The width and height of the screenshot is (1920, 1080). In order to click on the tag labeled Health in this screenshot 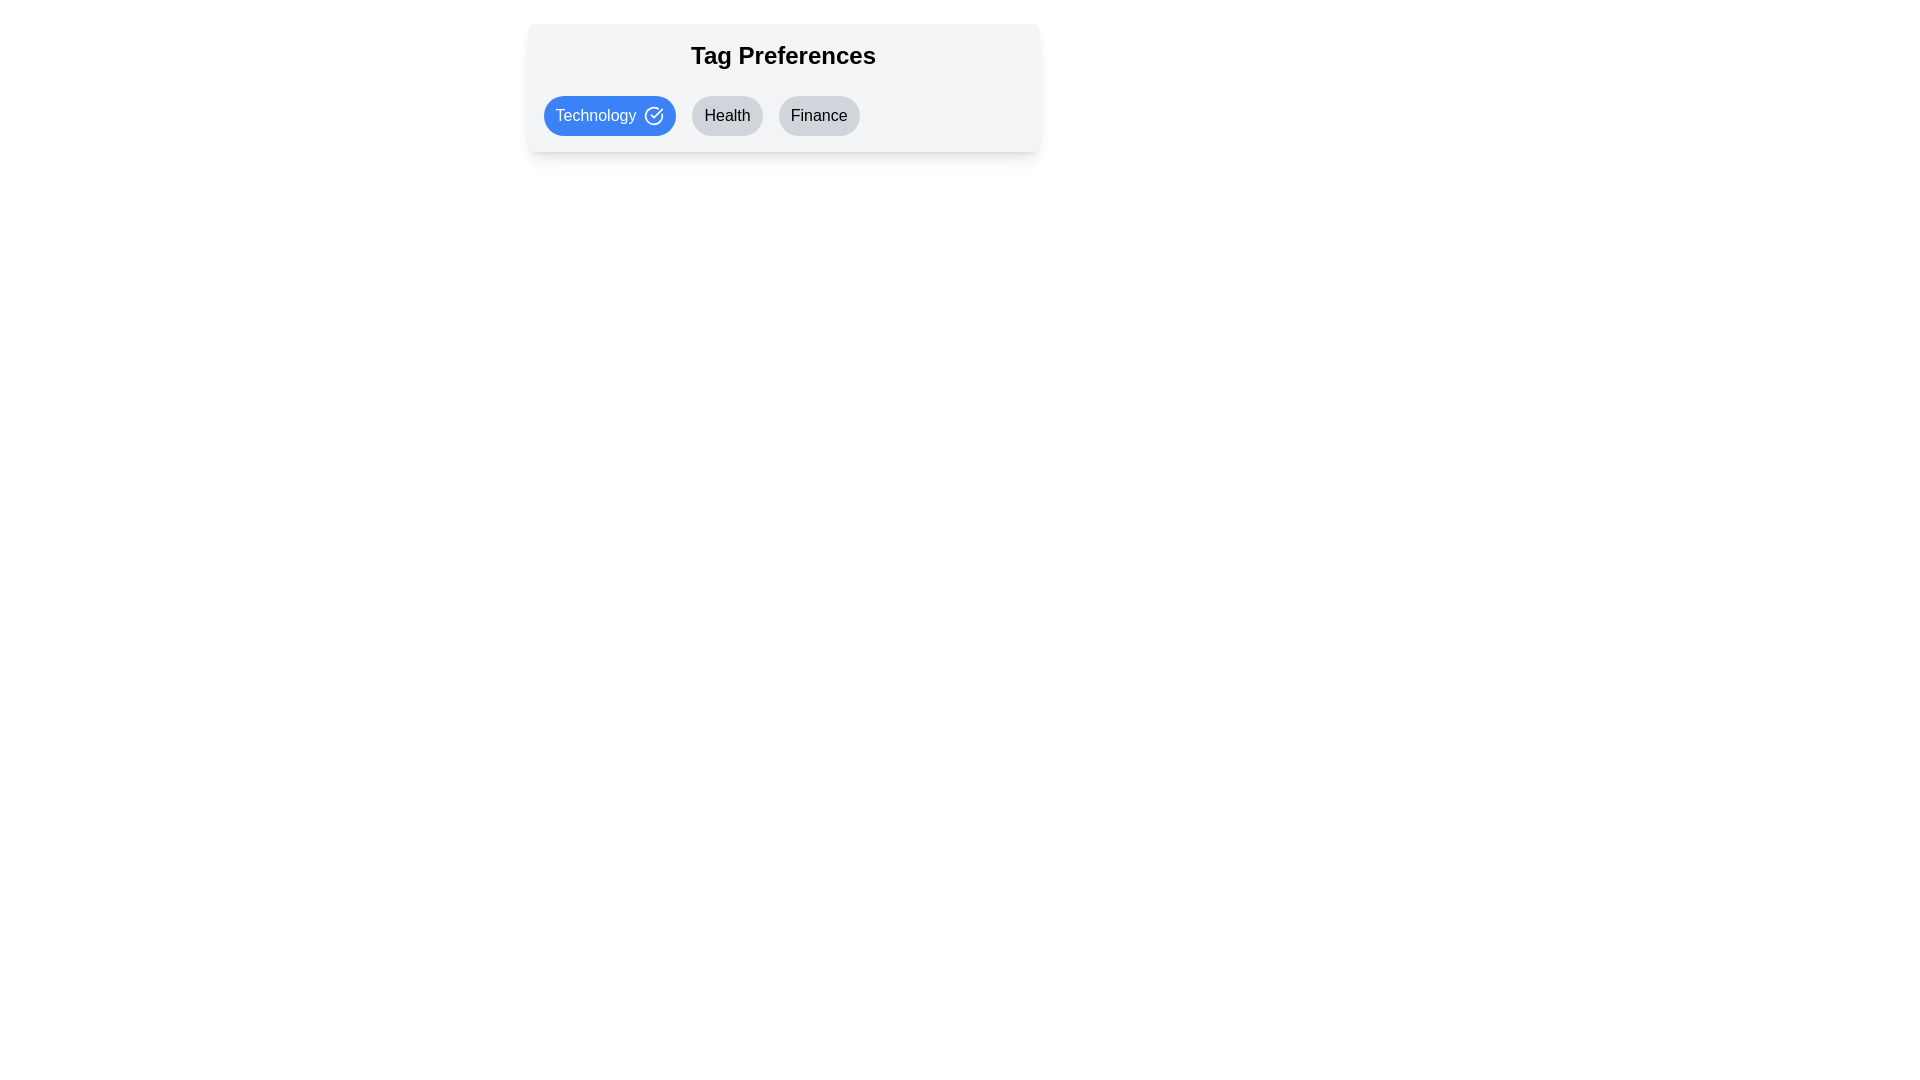, I will do `click(726, 115)`.